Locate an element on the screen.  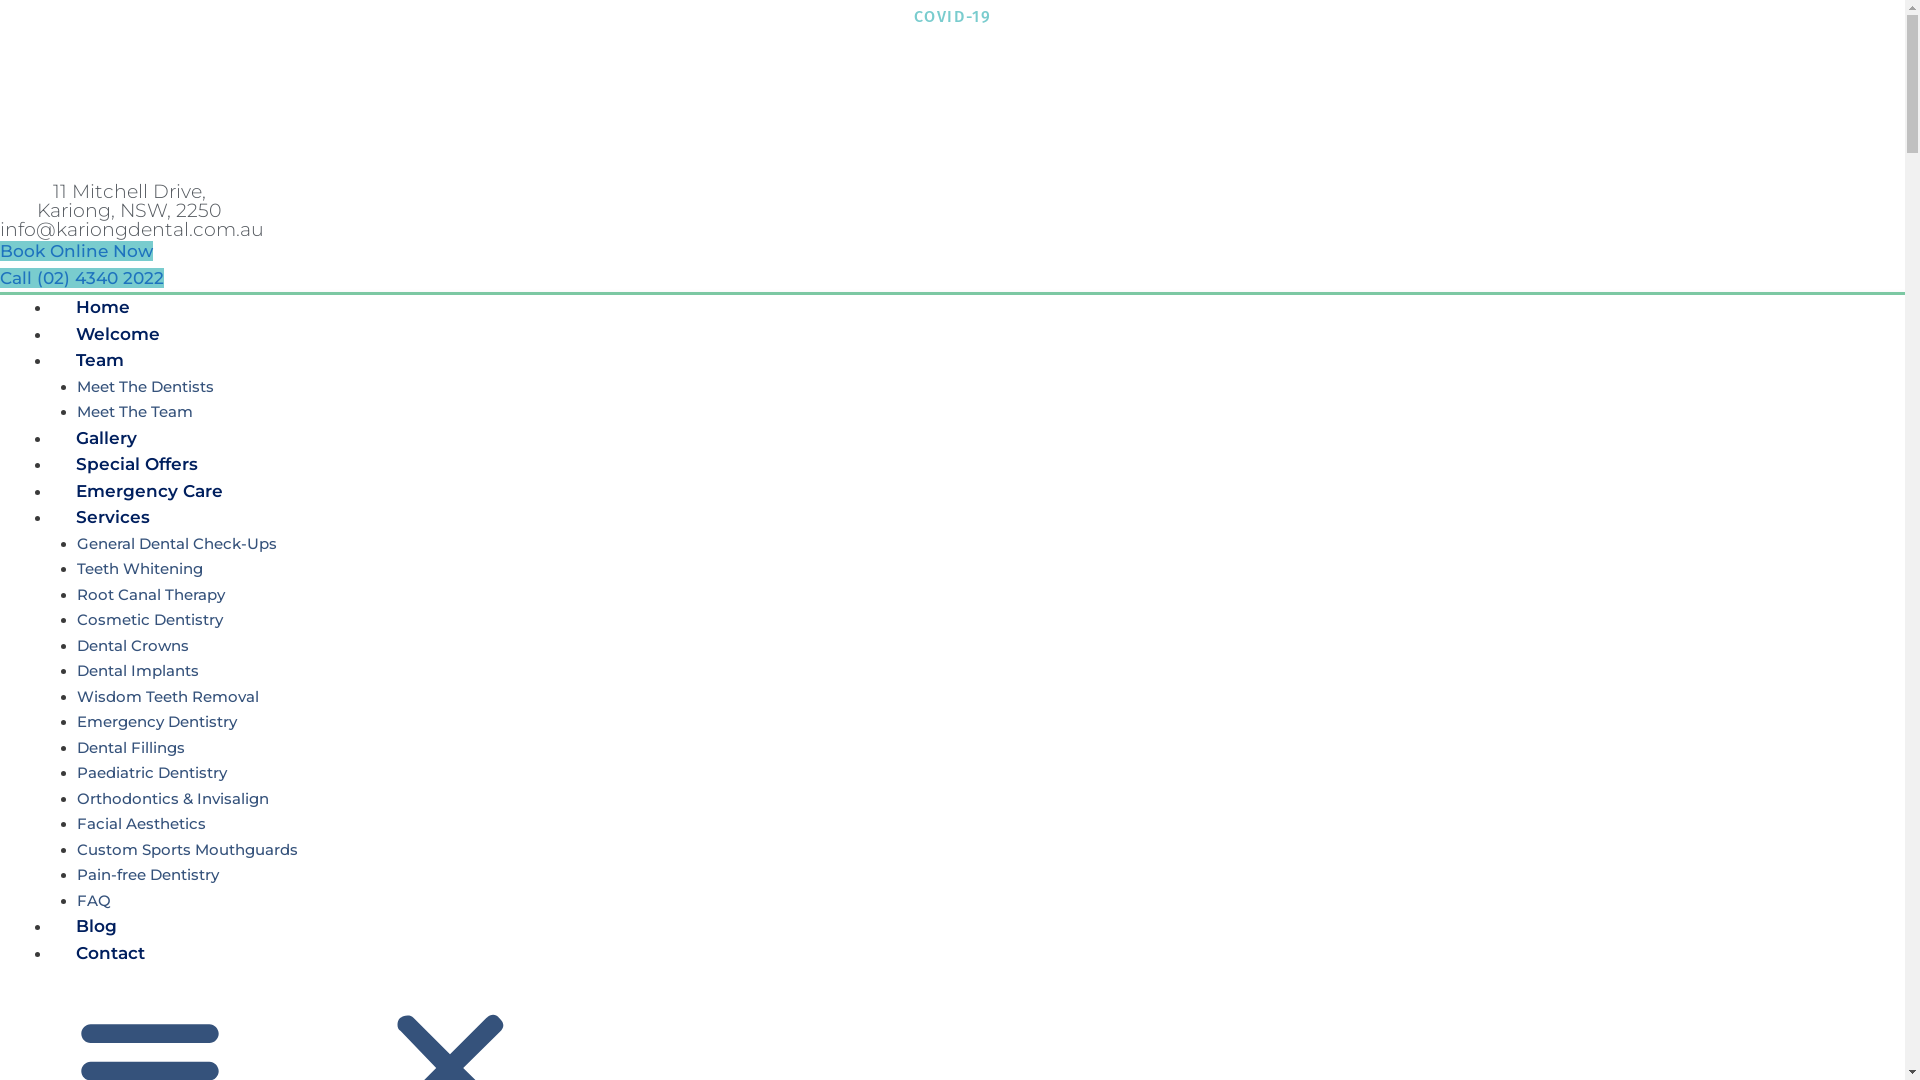
'Services' is located at coordinates (112, 515).